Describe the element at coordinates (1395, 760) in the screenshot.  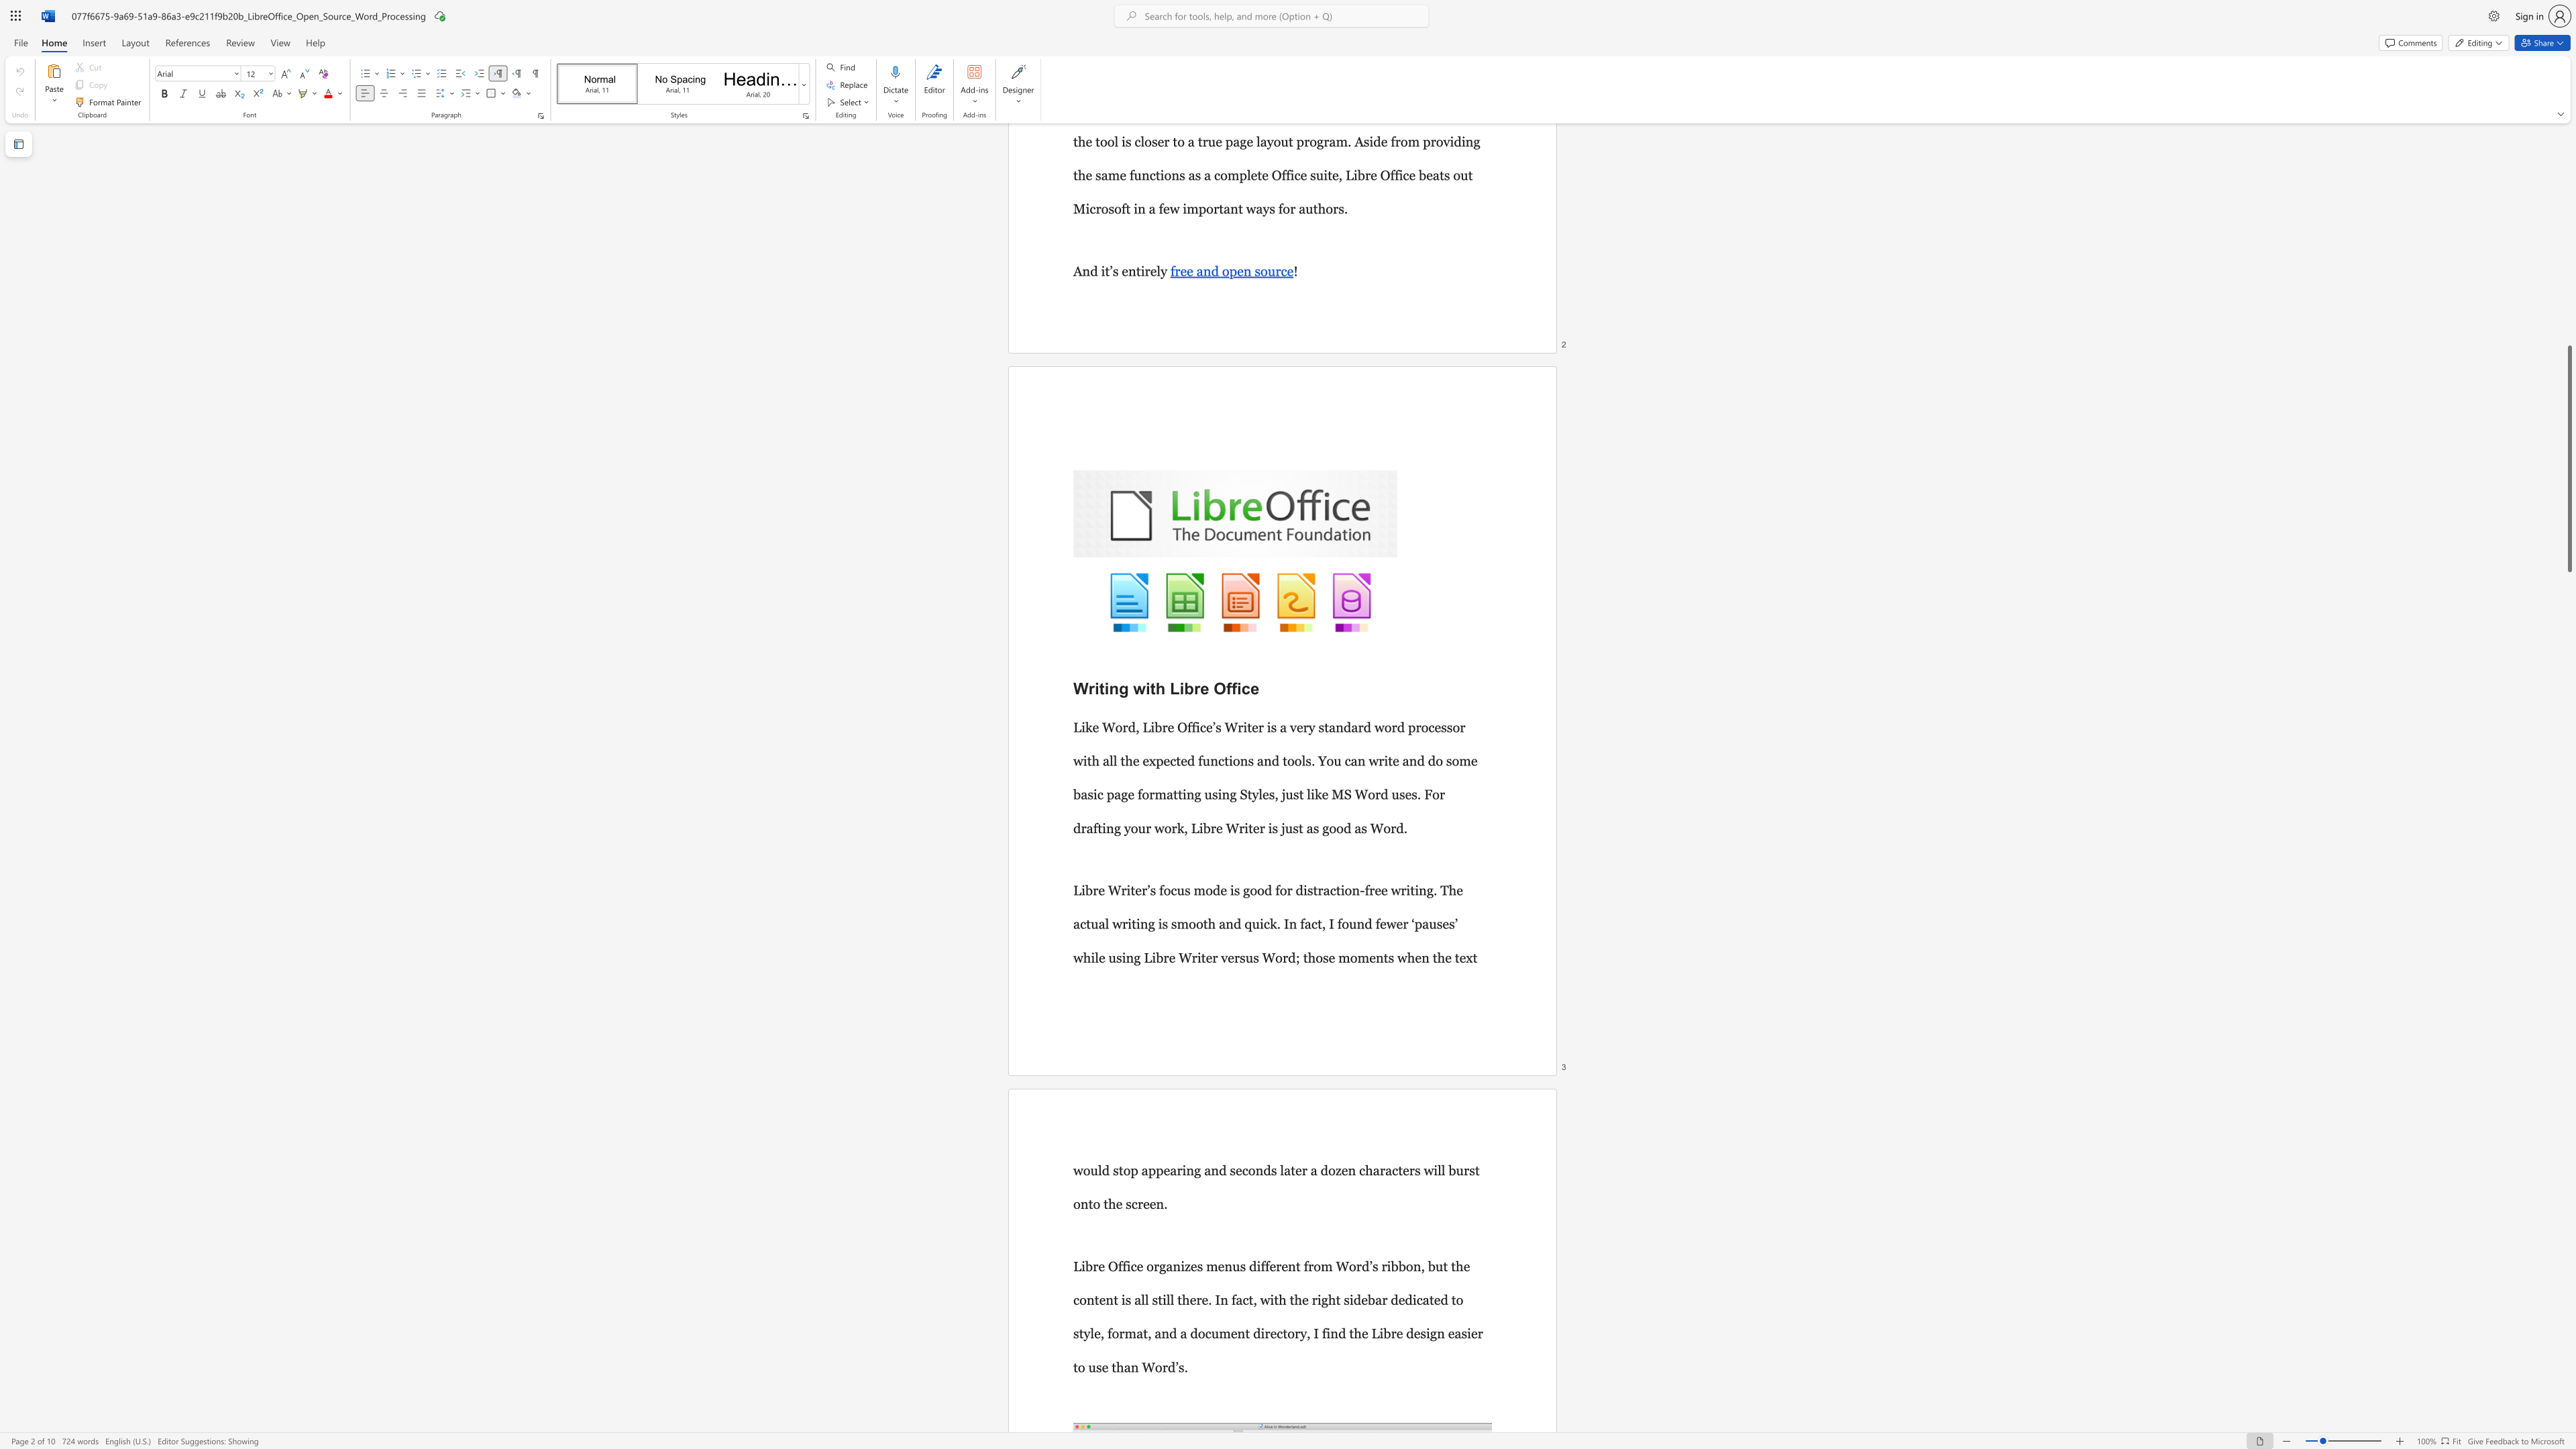
I see `the 11th character "e" in the text` at that location.